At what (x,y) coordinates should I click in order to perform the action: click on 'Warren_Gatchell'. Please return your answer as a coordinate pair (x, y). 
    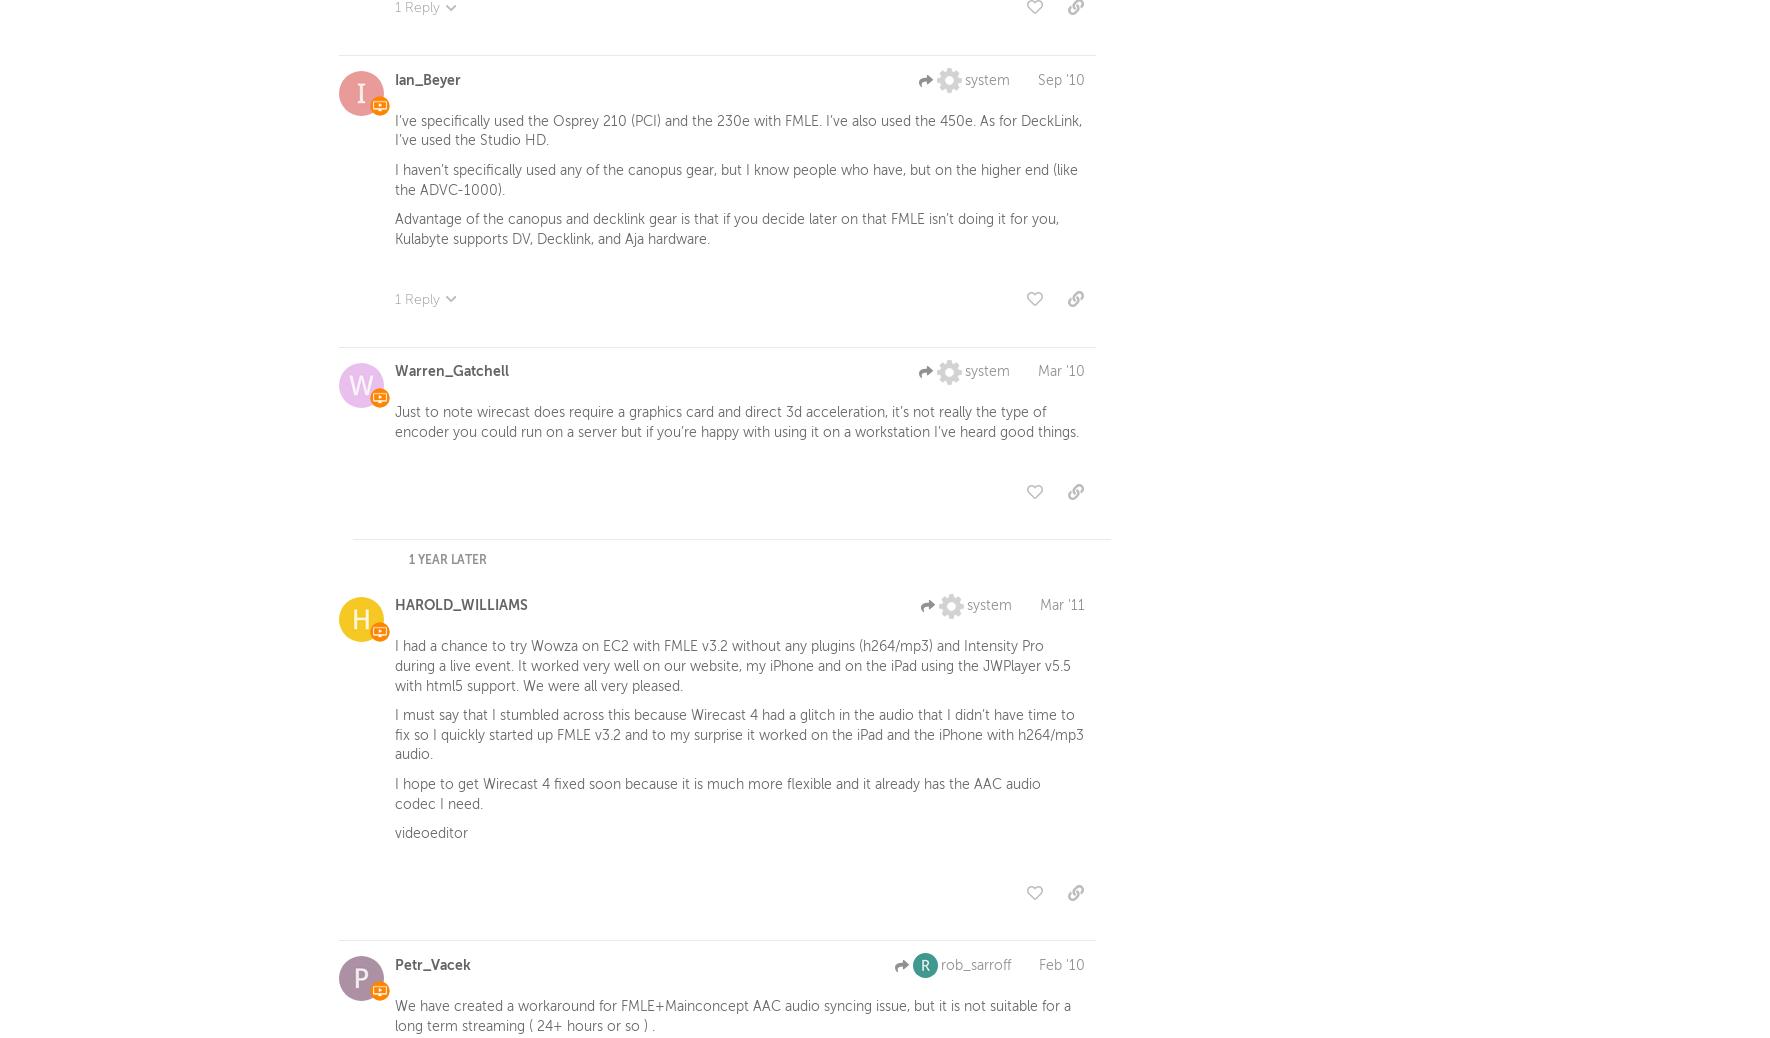
    Looking at the image, I should click on (452, 375).